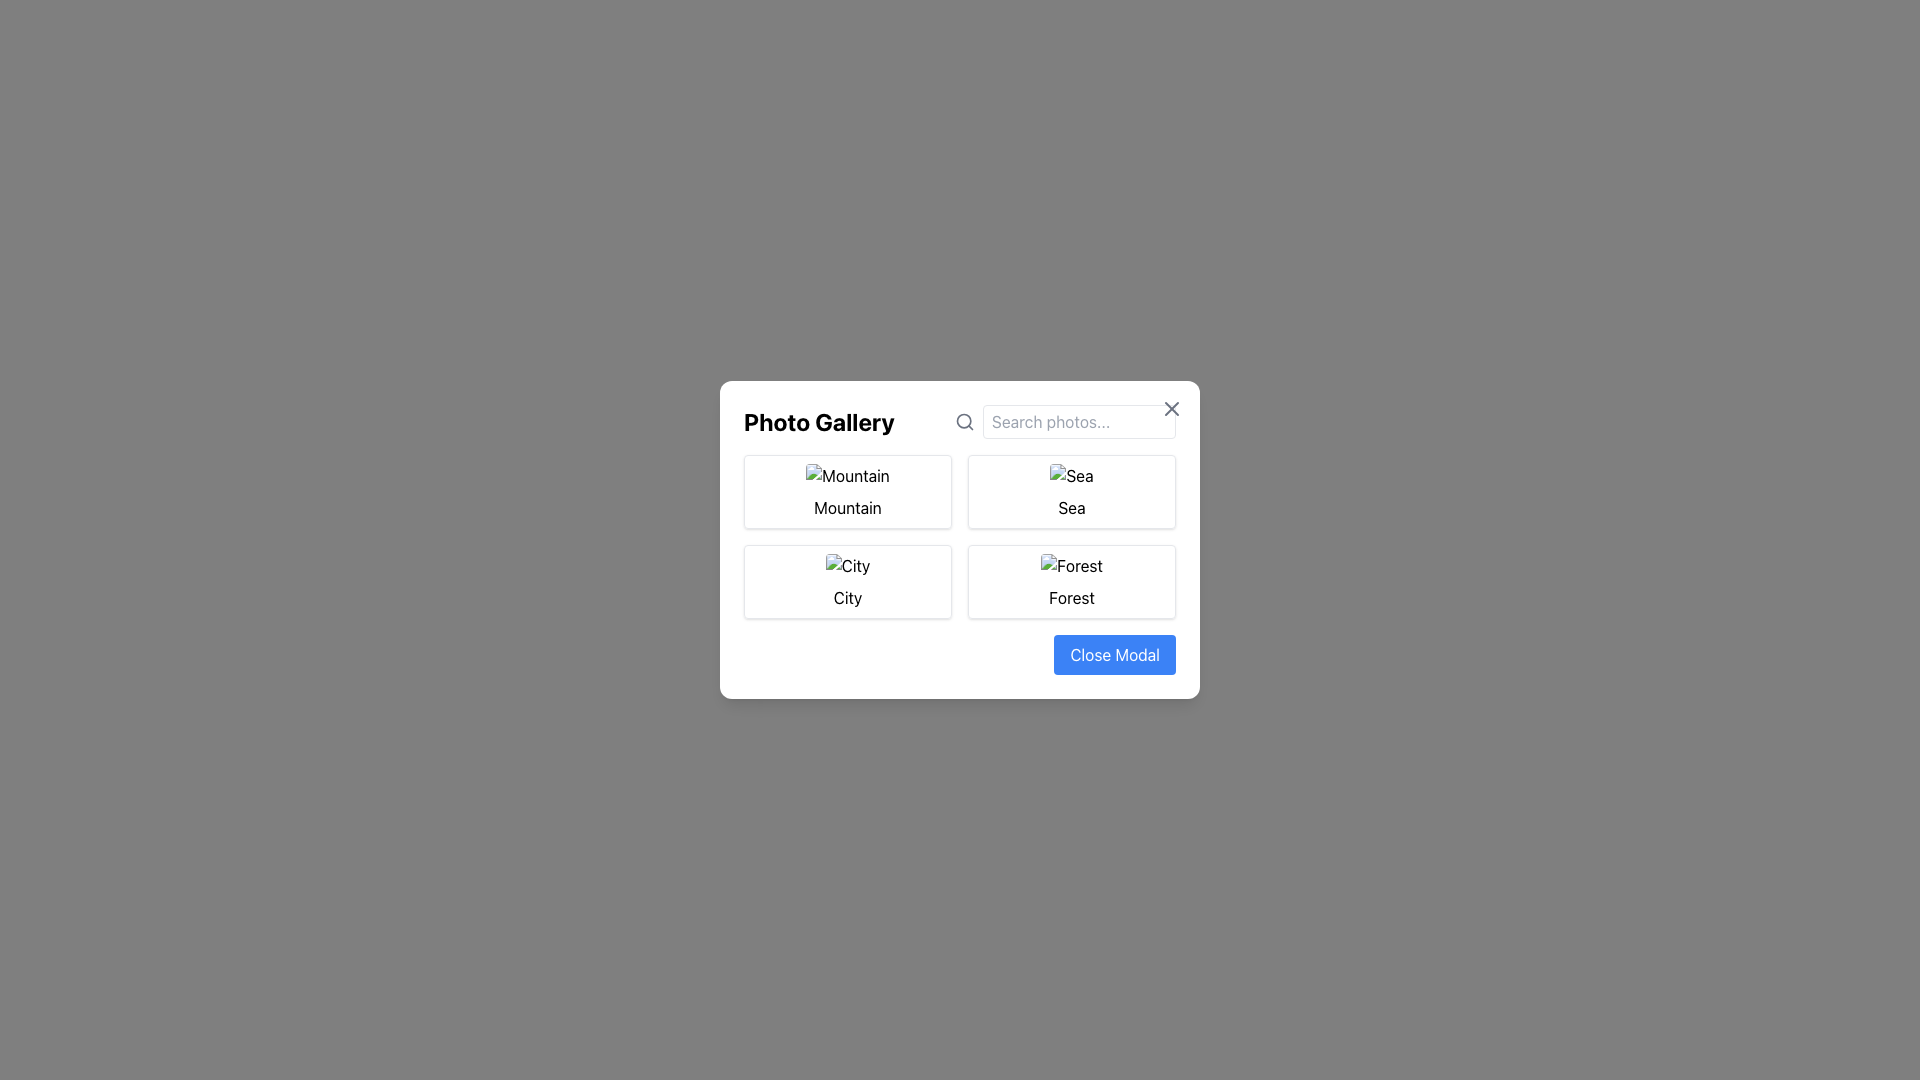 This screenshot has width=1920, height=1080. What do you see at coordinates (848, 566) in the screenshot?
I see `the 'City' category thumbnail image located in the bottom row of the left column in the 'Photo Gallery' modal dialog` at bounding box center [848, 566].